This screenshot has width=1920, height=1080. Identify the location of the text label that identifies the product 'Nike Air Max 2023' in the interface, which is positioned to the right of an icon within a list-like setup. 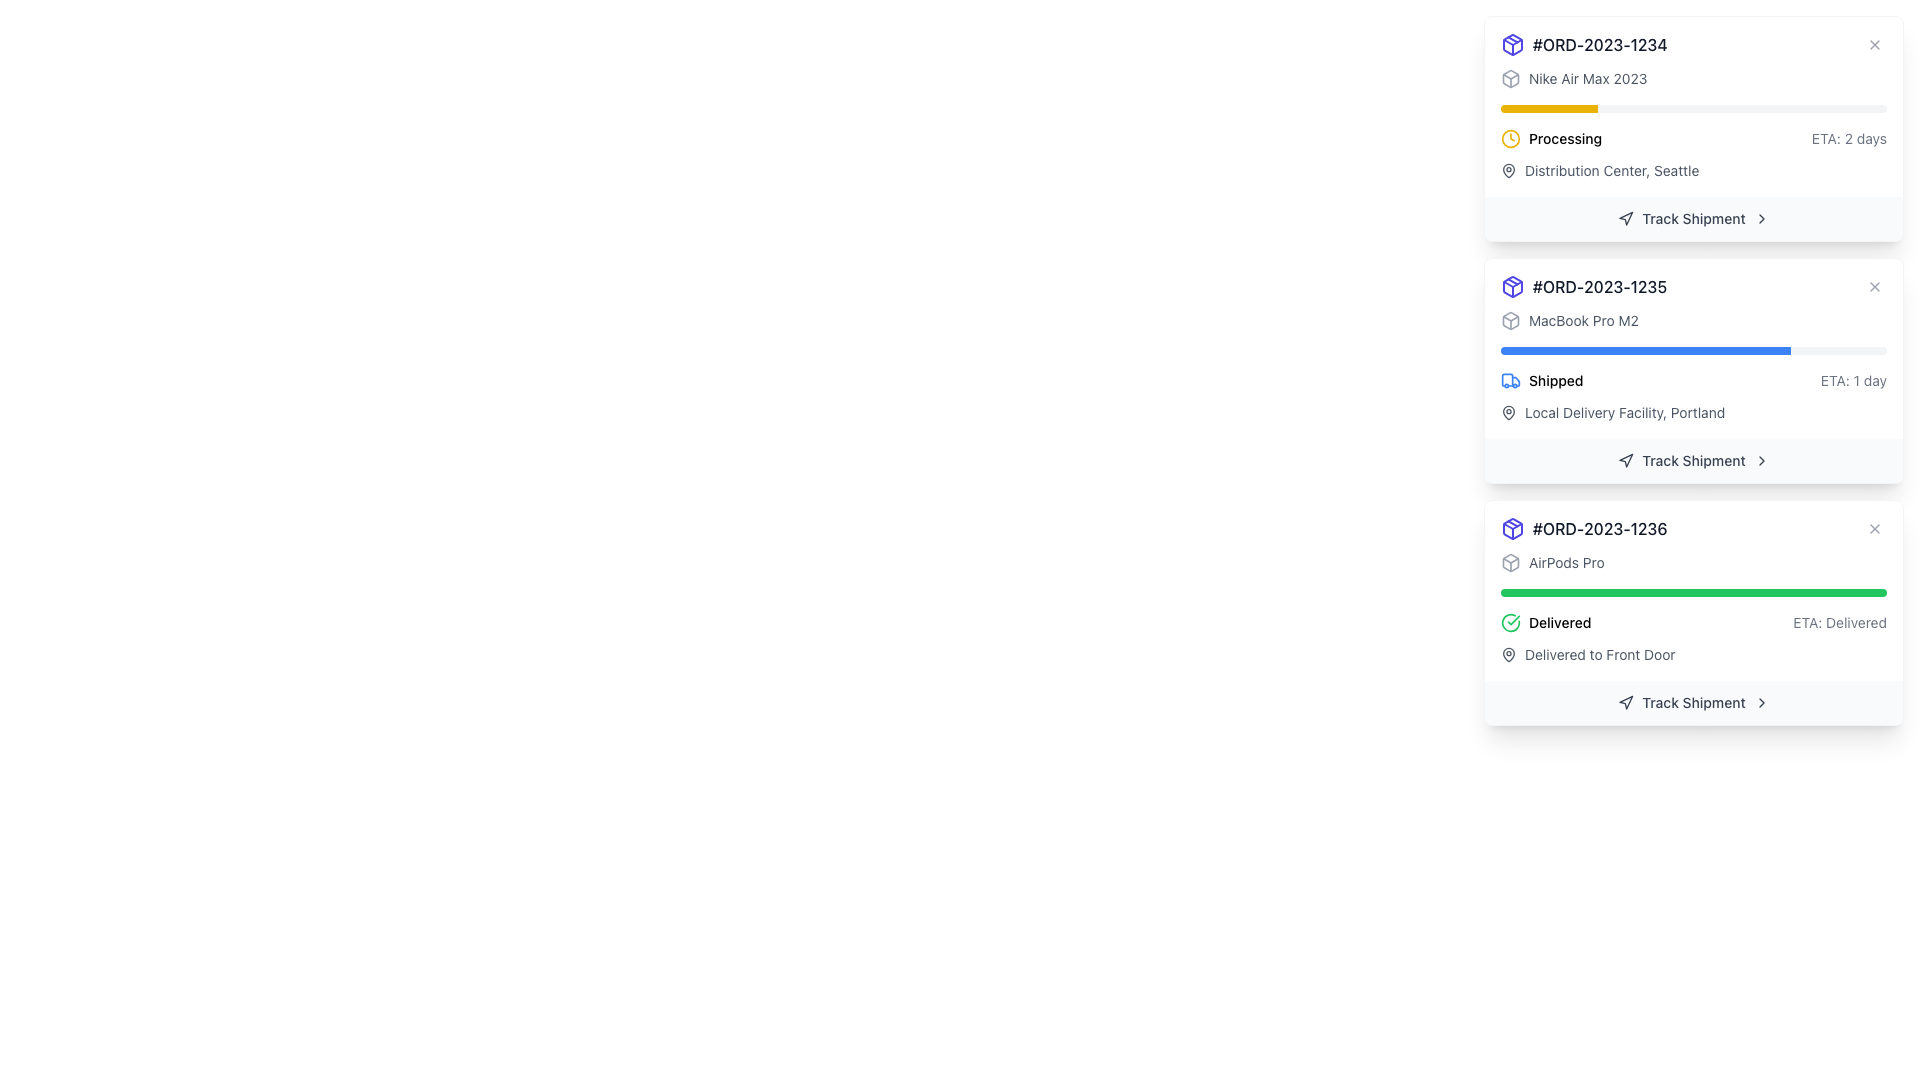
(1587, 77).